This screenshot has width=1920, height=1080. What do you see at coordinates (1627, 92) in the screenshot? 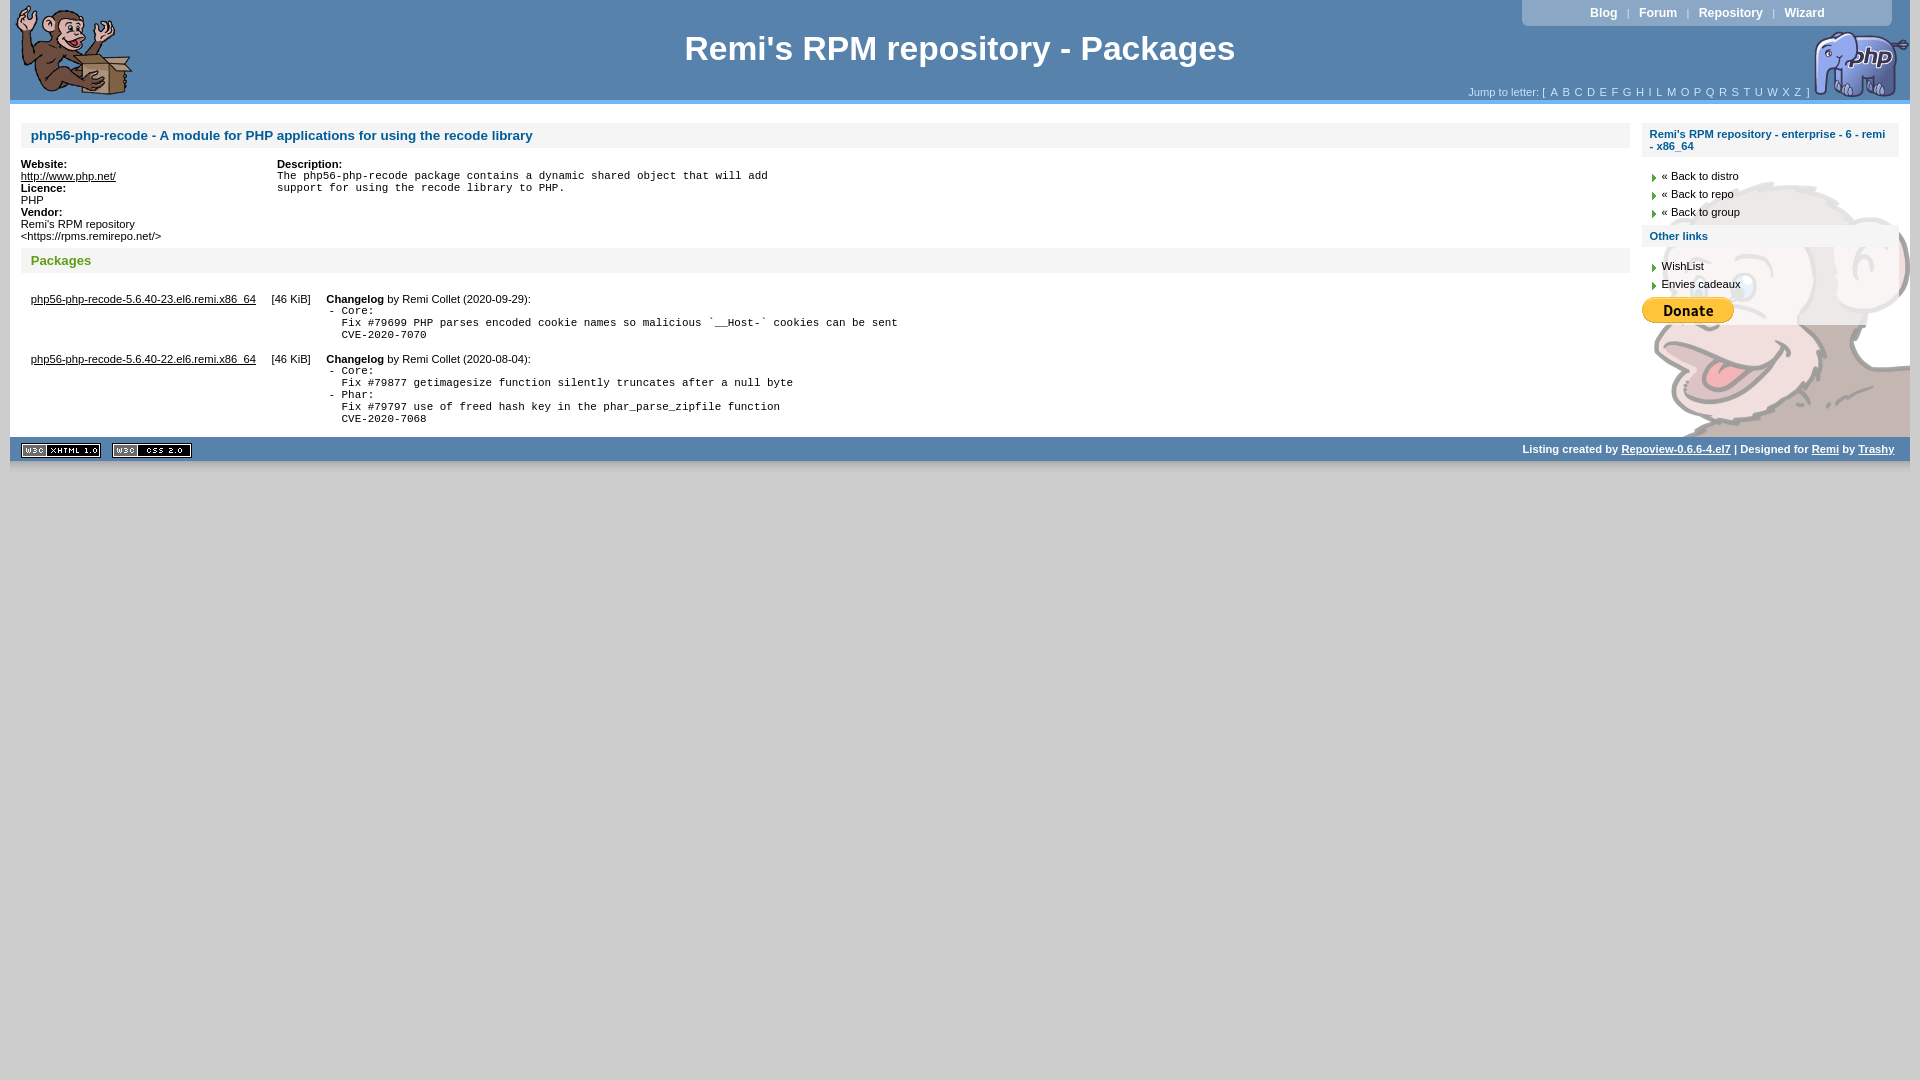
I see `'G'` at bounding box center [1627, 92].